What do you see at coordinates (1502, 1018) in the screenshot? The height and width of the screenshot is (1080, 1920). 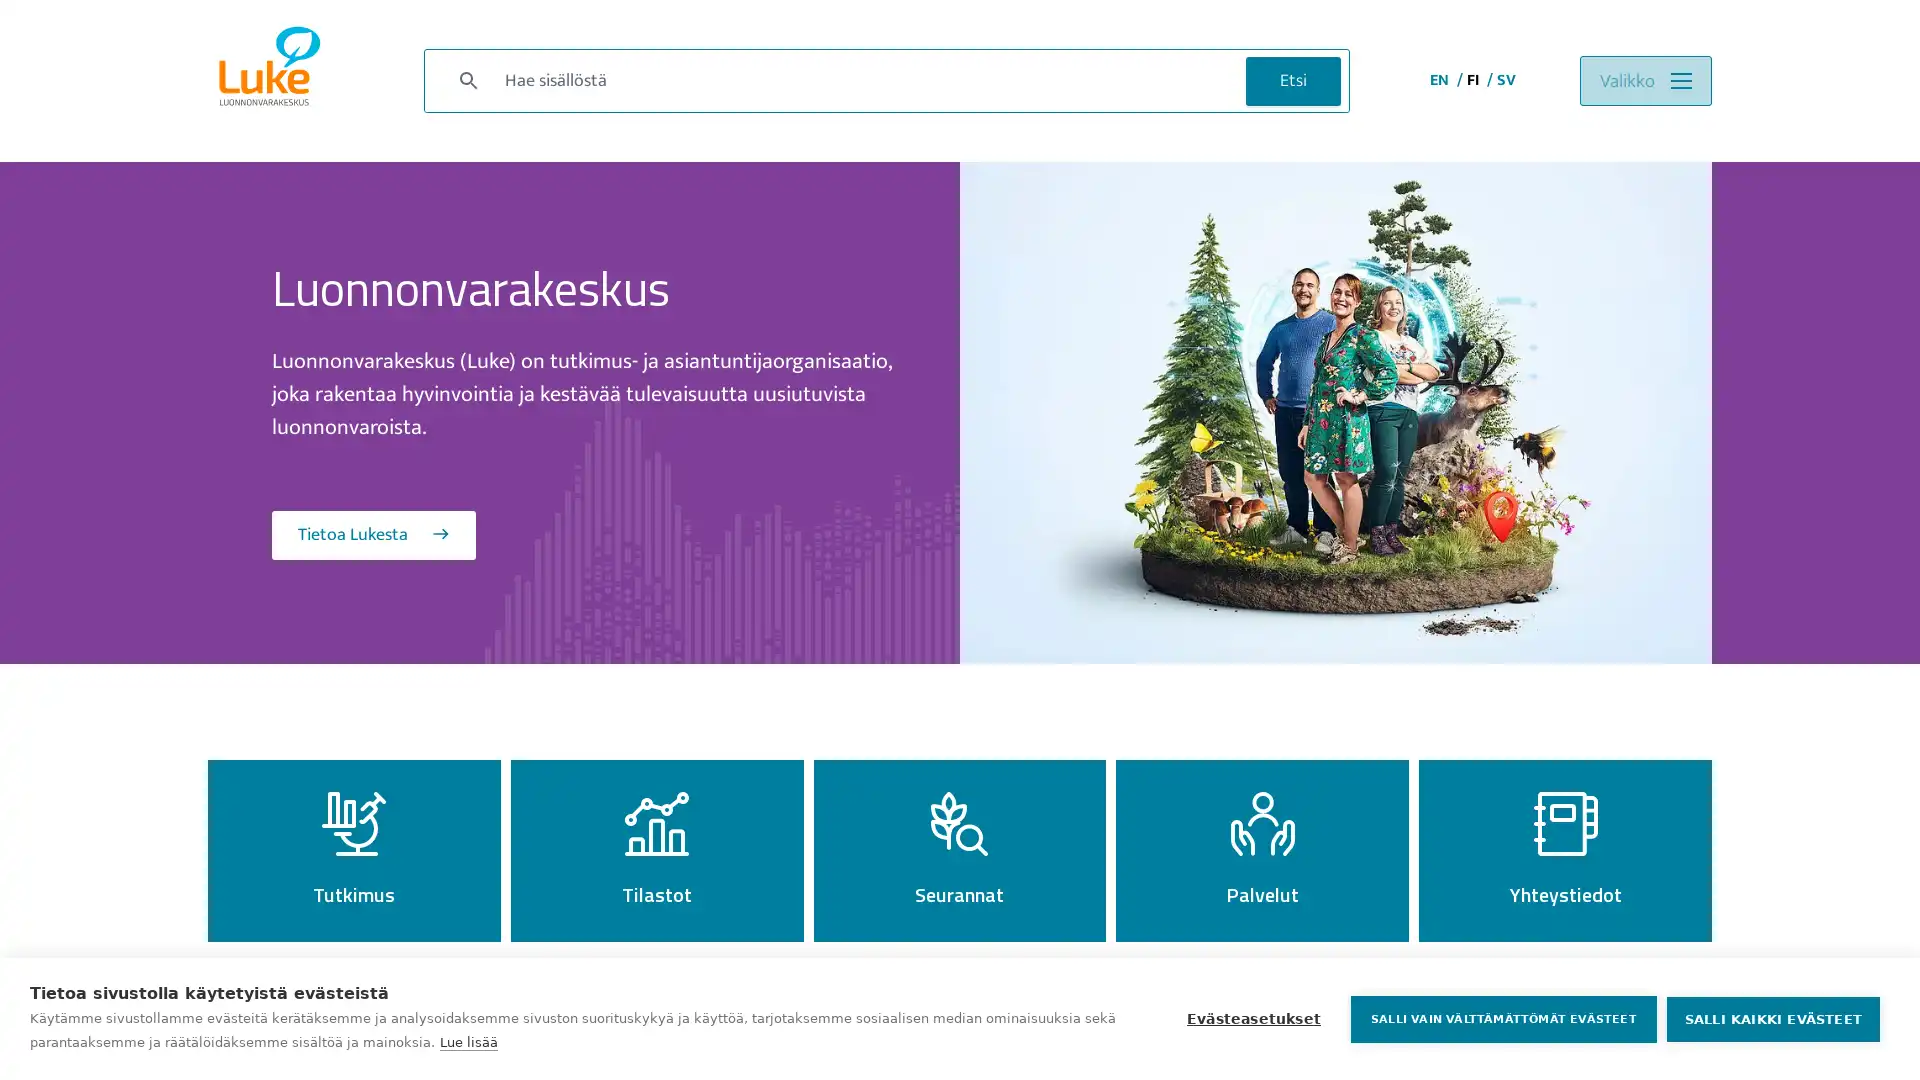 I see `SALLI VAIN VALTTAMATTOMAT EVASTEET` at bounding box center [1502, 1018].